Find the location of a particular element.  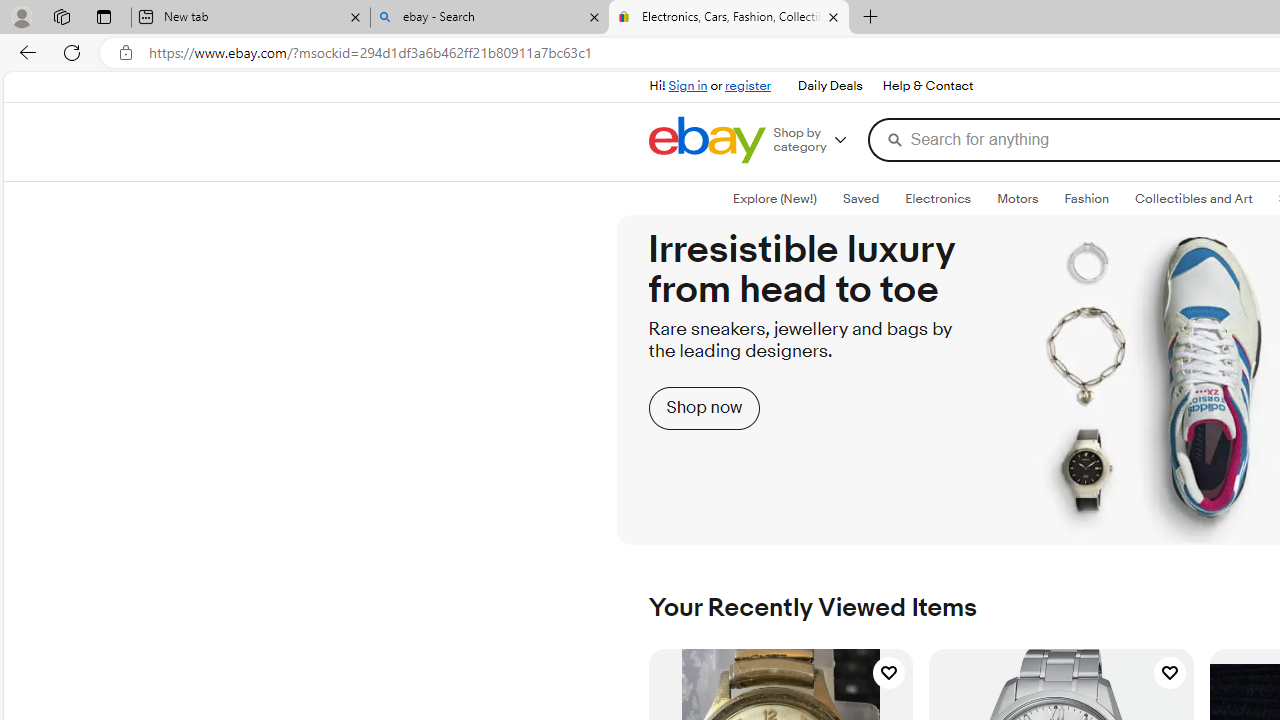

'Shop by category' is located at coordinates (817, 139).